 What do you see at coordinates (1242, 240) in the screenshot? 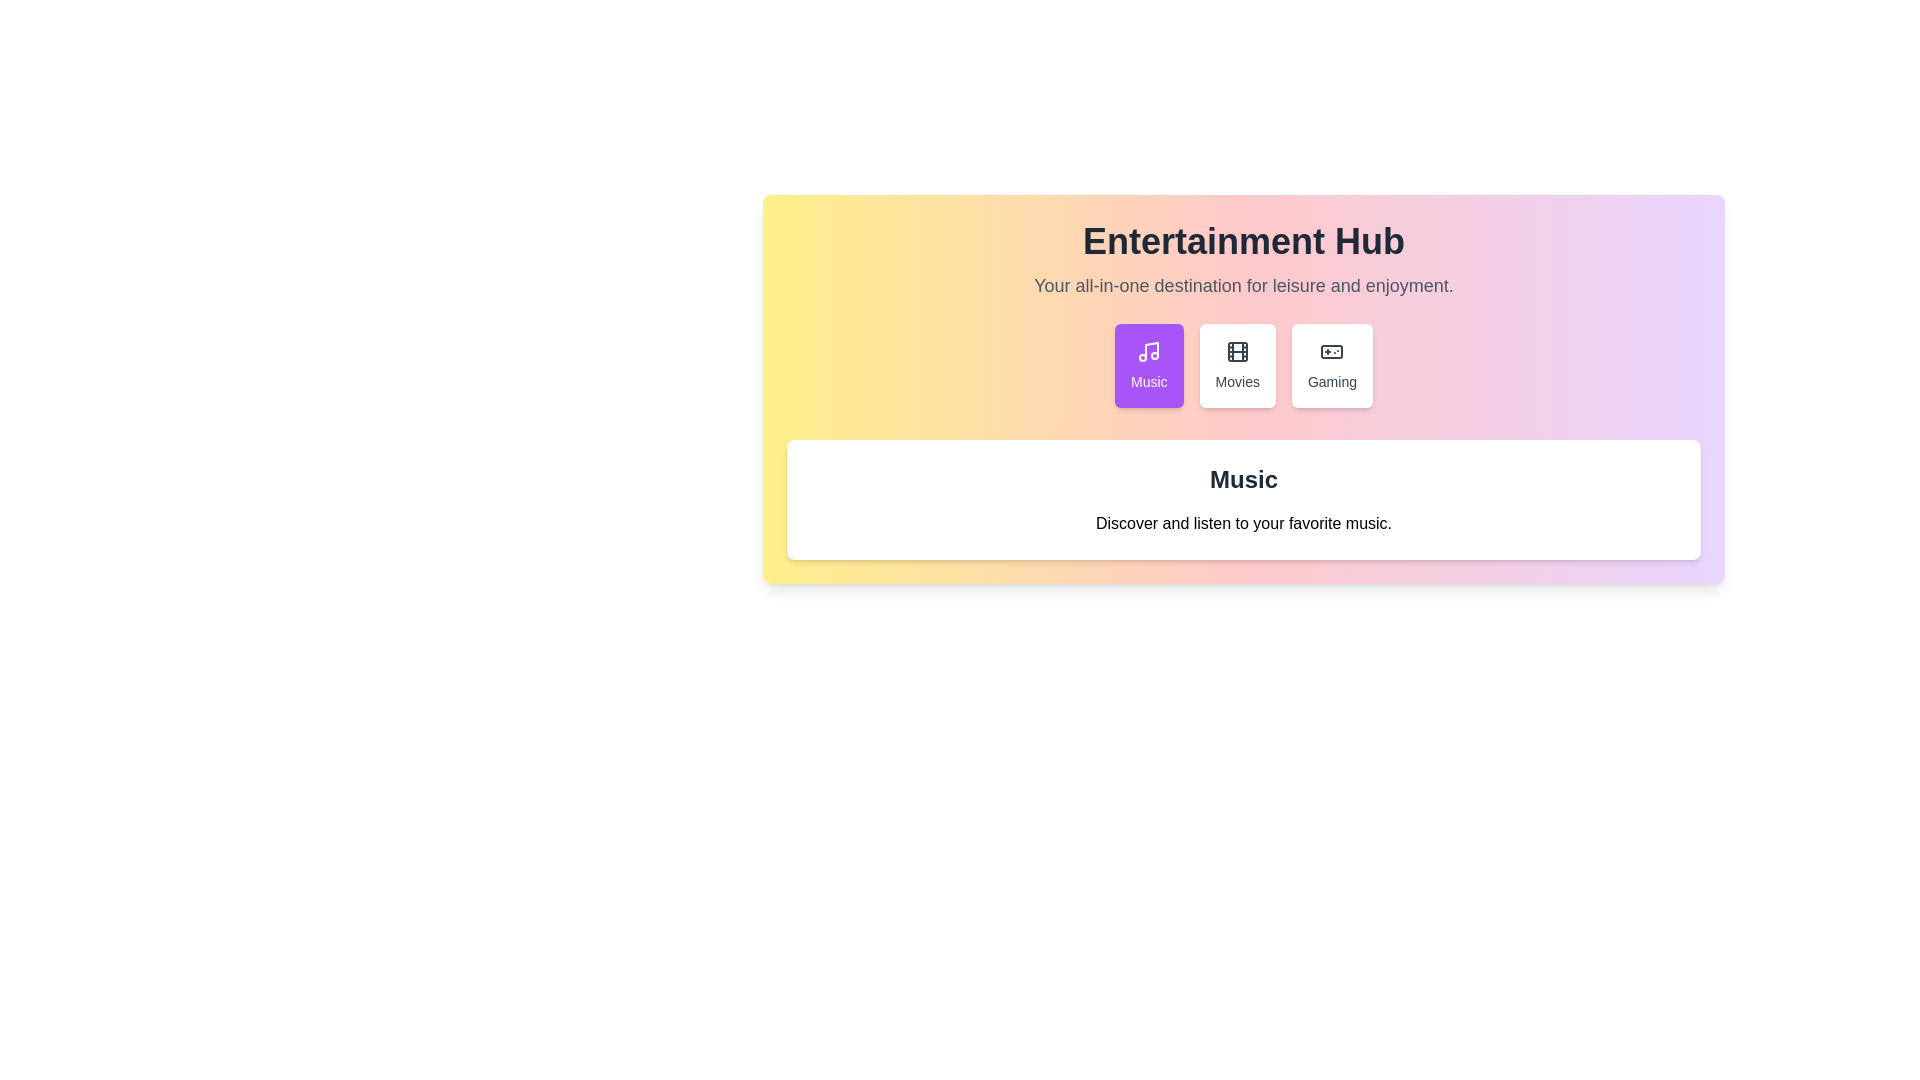
I see `the Text label (Heading) at the top-center of the interface, which indicates the primary topic or theme of the webpage` at bounding box center [1242, 240].